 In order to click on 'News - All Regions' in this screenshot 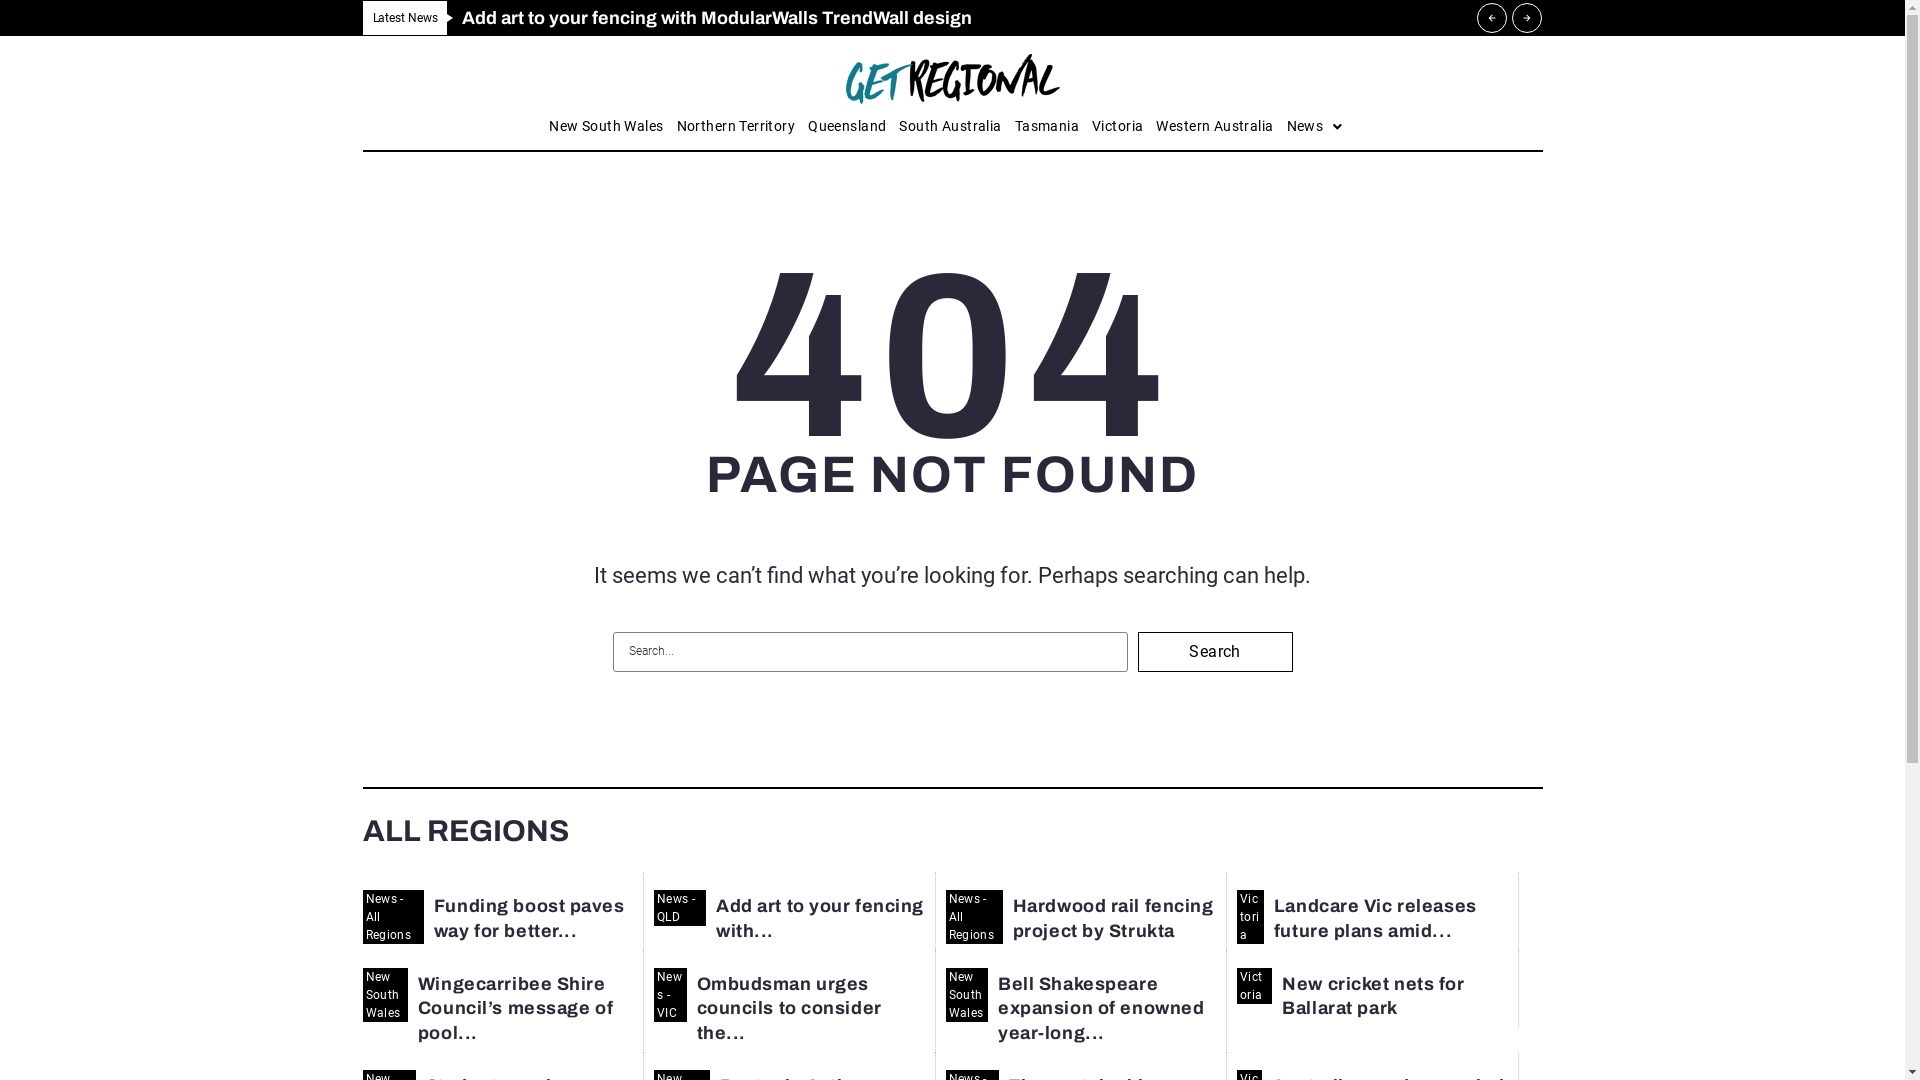, I will do `click(974, 917)`.